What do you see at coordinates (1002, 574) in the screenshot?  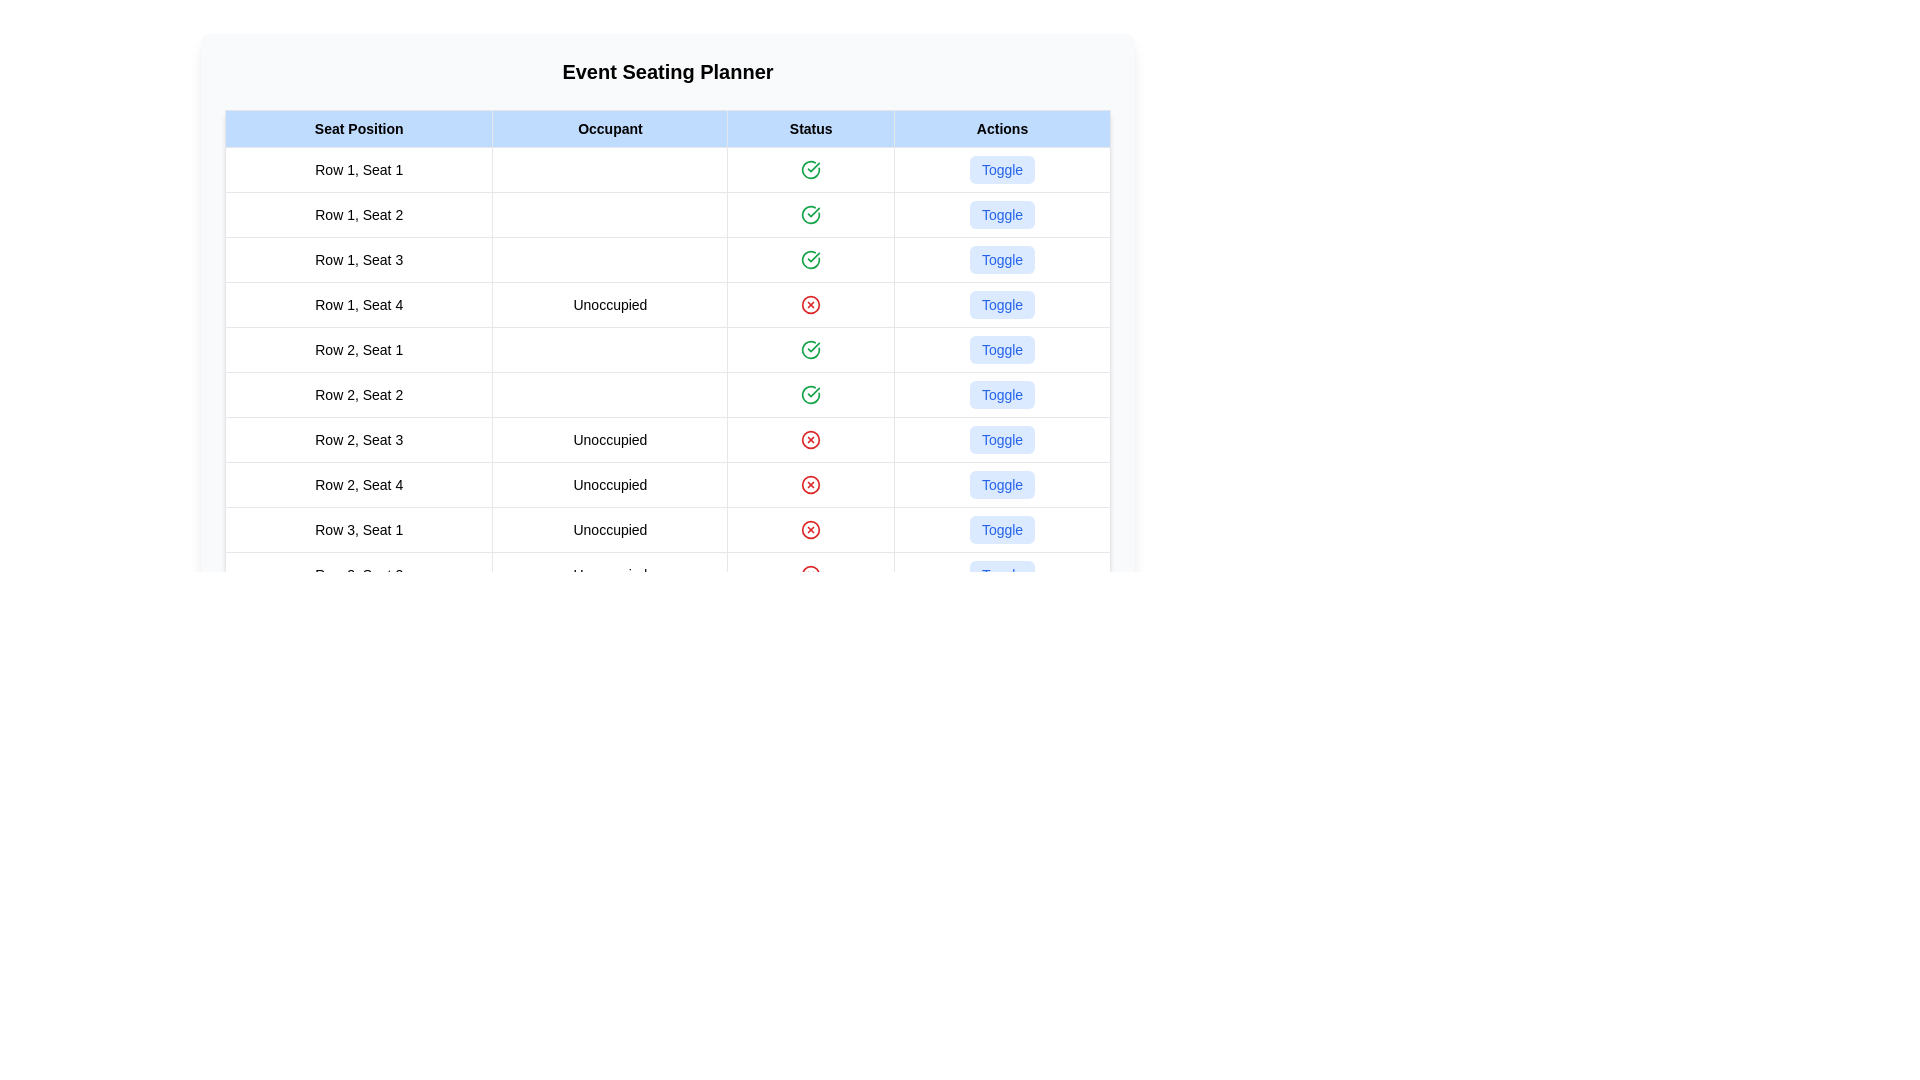 I see `the rectangular button with a blue background and white text labeled 'Toggle' located in the 'Actions' column under 'Row 3, Seat 2' in the 'Event Seating Planner' table` at bounding box center [1002, 574].